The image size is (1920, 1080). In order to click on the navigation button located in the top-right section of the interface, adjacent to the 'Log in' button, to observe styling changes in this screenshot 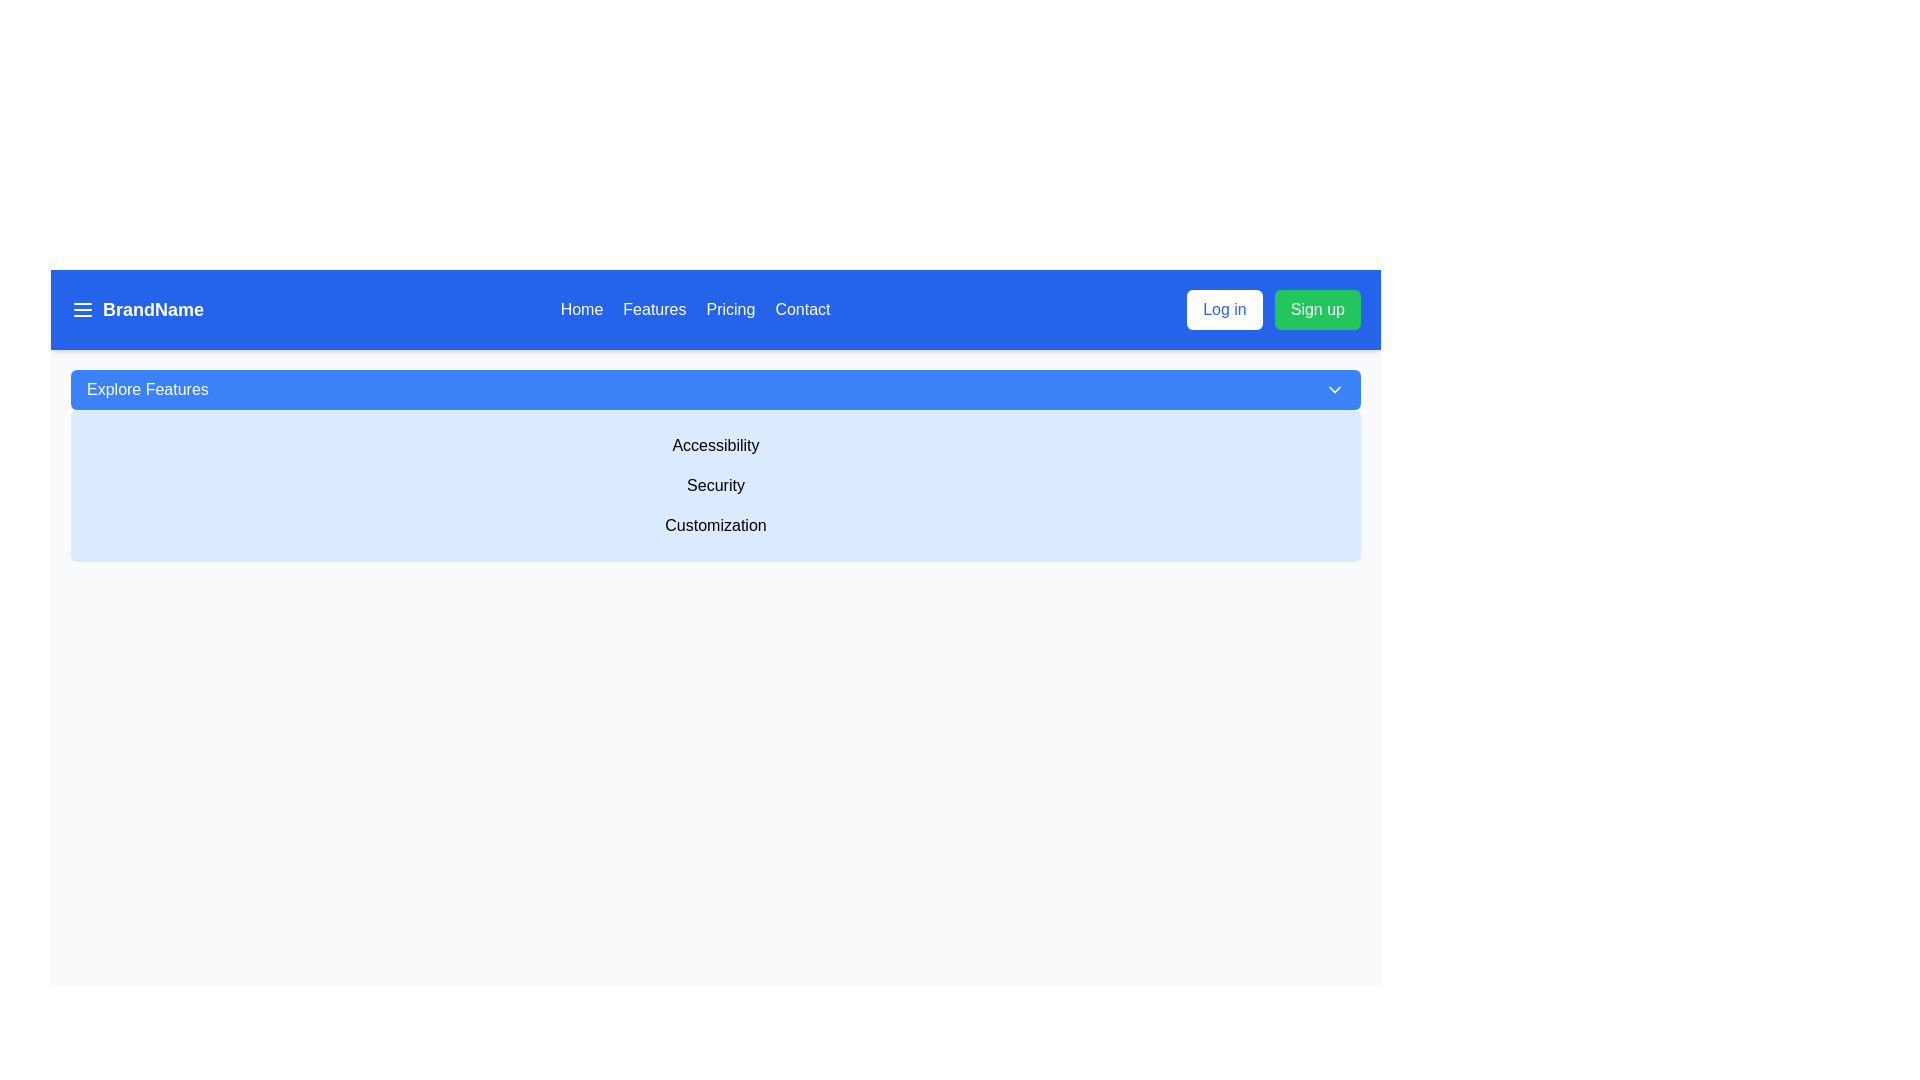, I will do `click(1317, 309)`.